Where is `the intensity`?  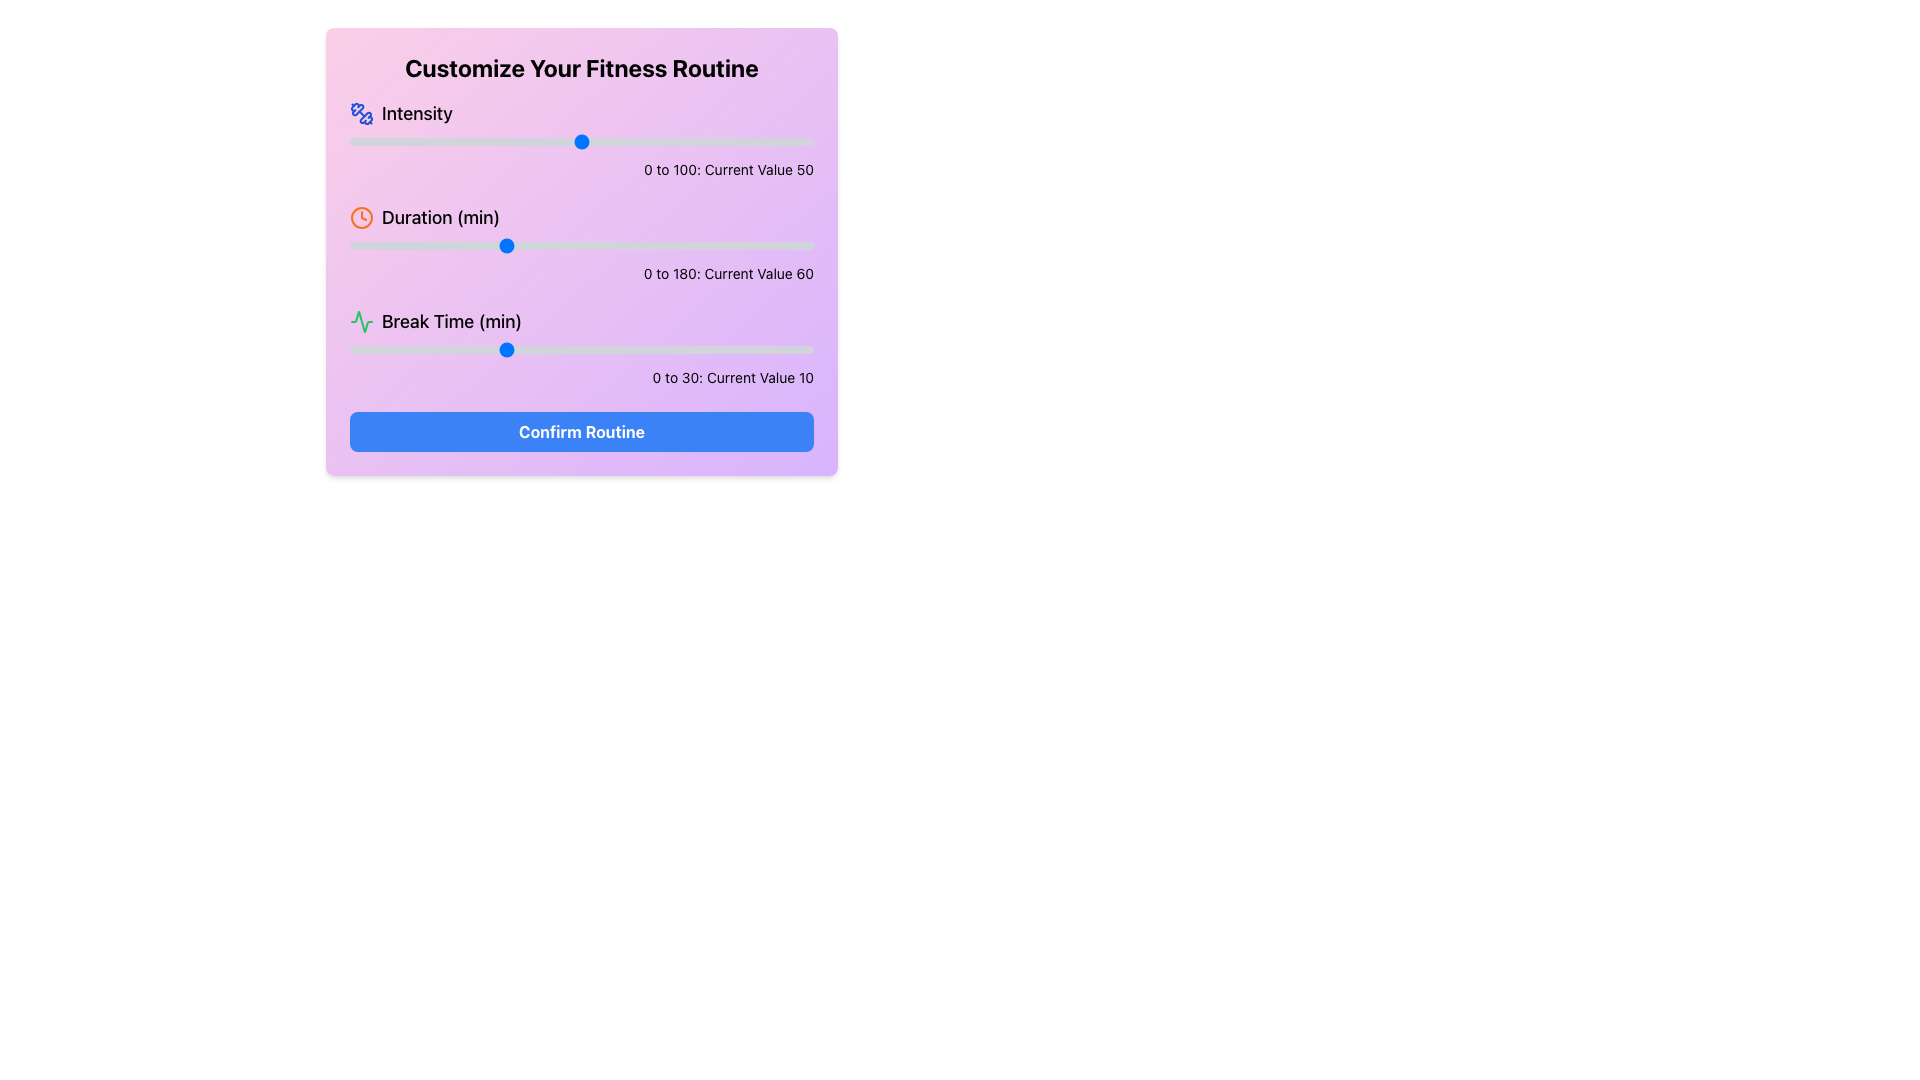 the intensity is located at coordinates (724, 141).